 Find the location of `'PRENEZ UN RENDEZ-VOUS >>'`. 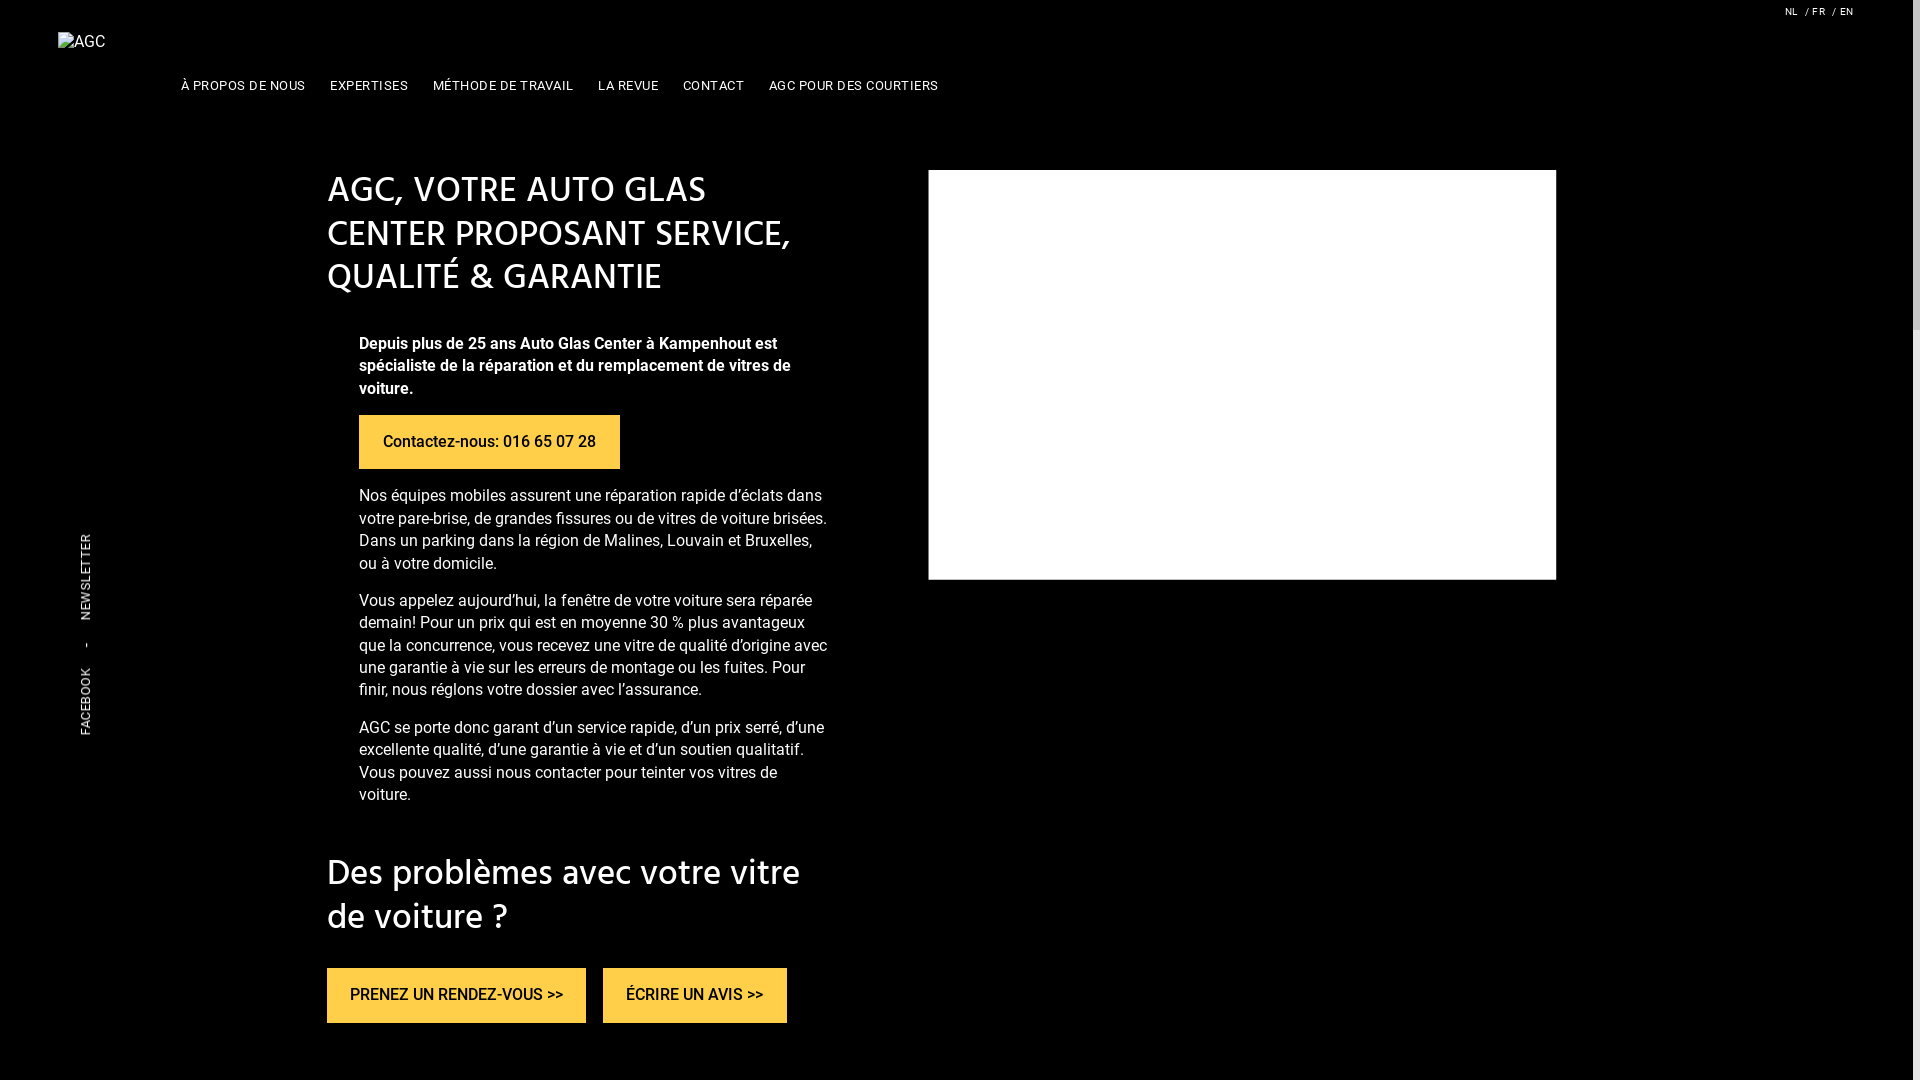

'PRENEZ UN RENDEZ-VOUS >>' is located at coordinates (455, 995).